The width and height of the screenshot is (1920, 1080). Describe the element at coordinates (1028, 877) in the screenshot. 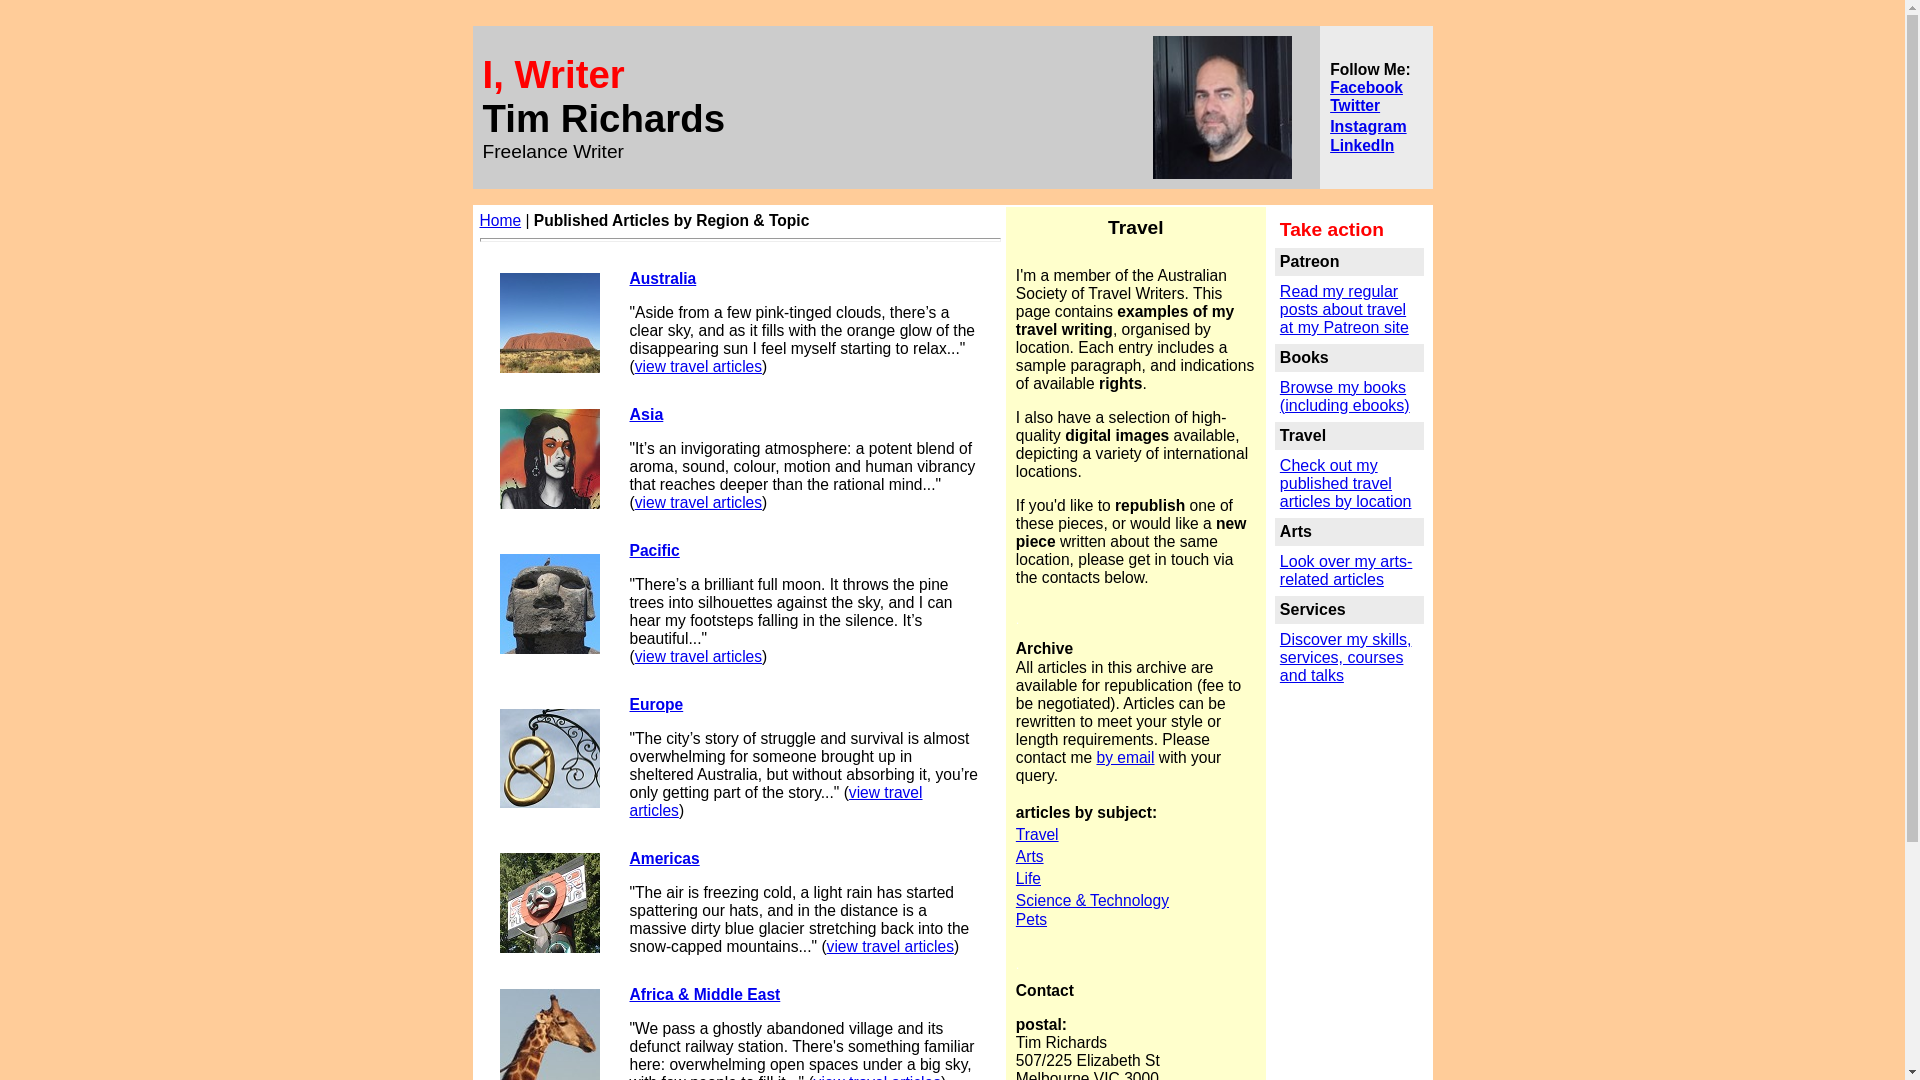

I see `'Life'` at that location.